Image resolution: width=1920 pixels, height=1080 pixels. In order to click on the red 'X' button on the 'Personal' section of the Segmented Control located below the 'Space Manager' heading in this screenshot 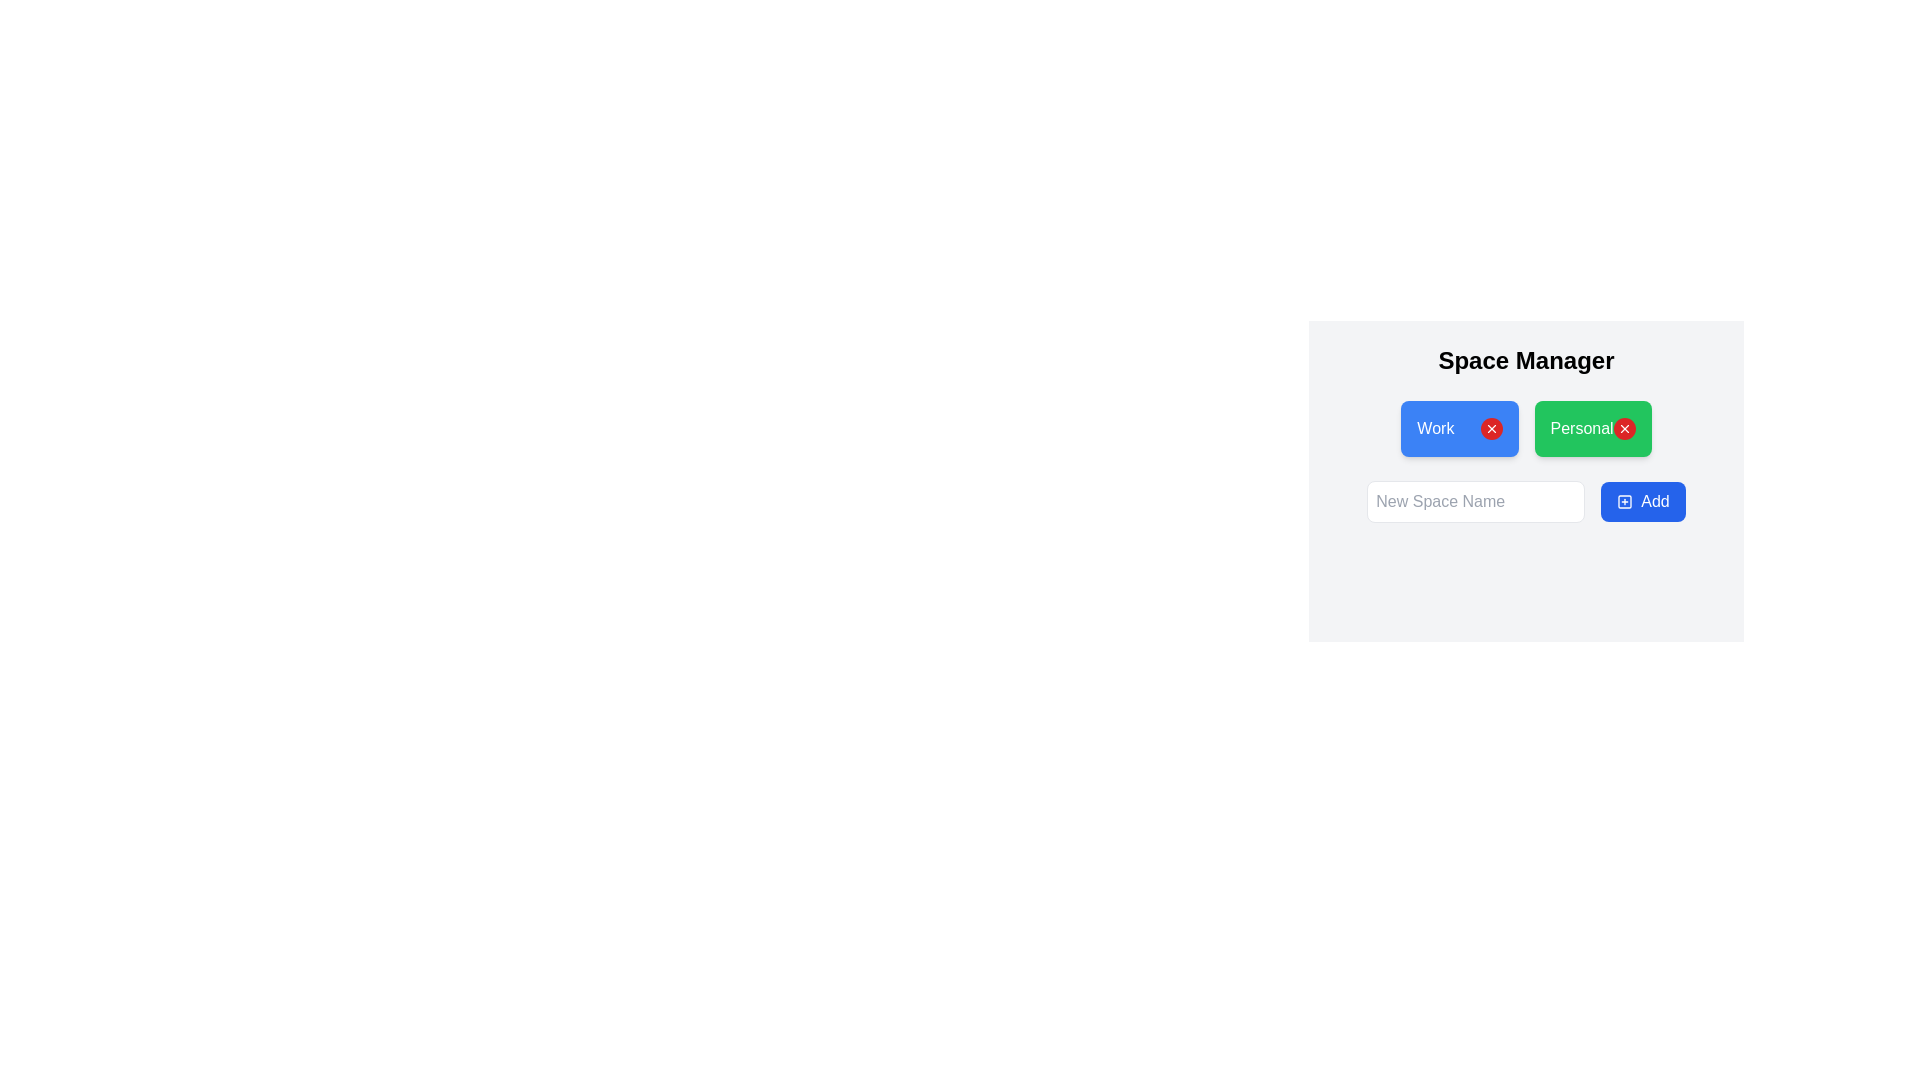, I will do `click(1525, 427)`.